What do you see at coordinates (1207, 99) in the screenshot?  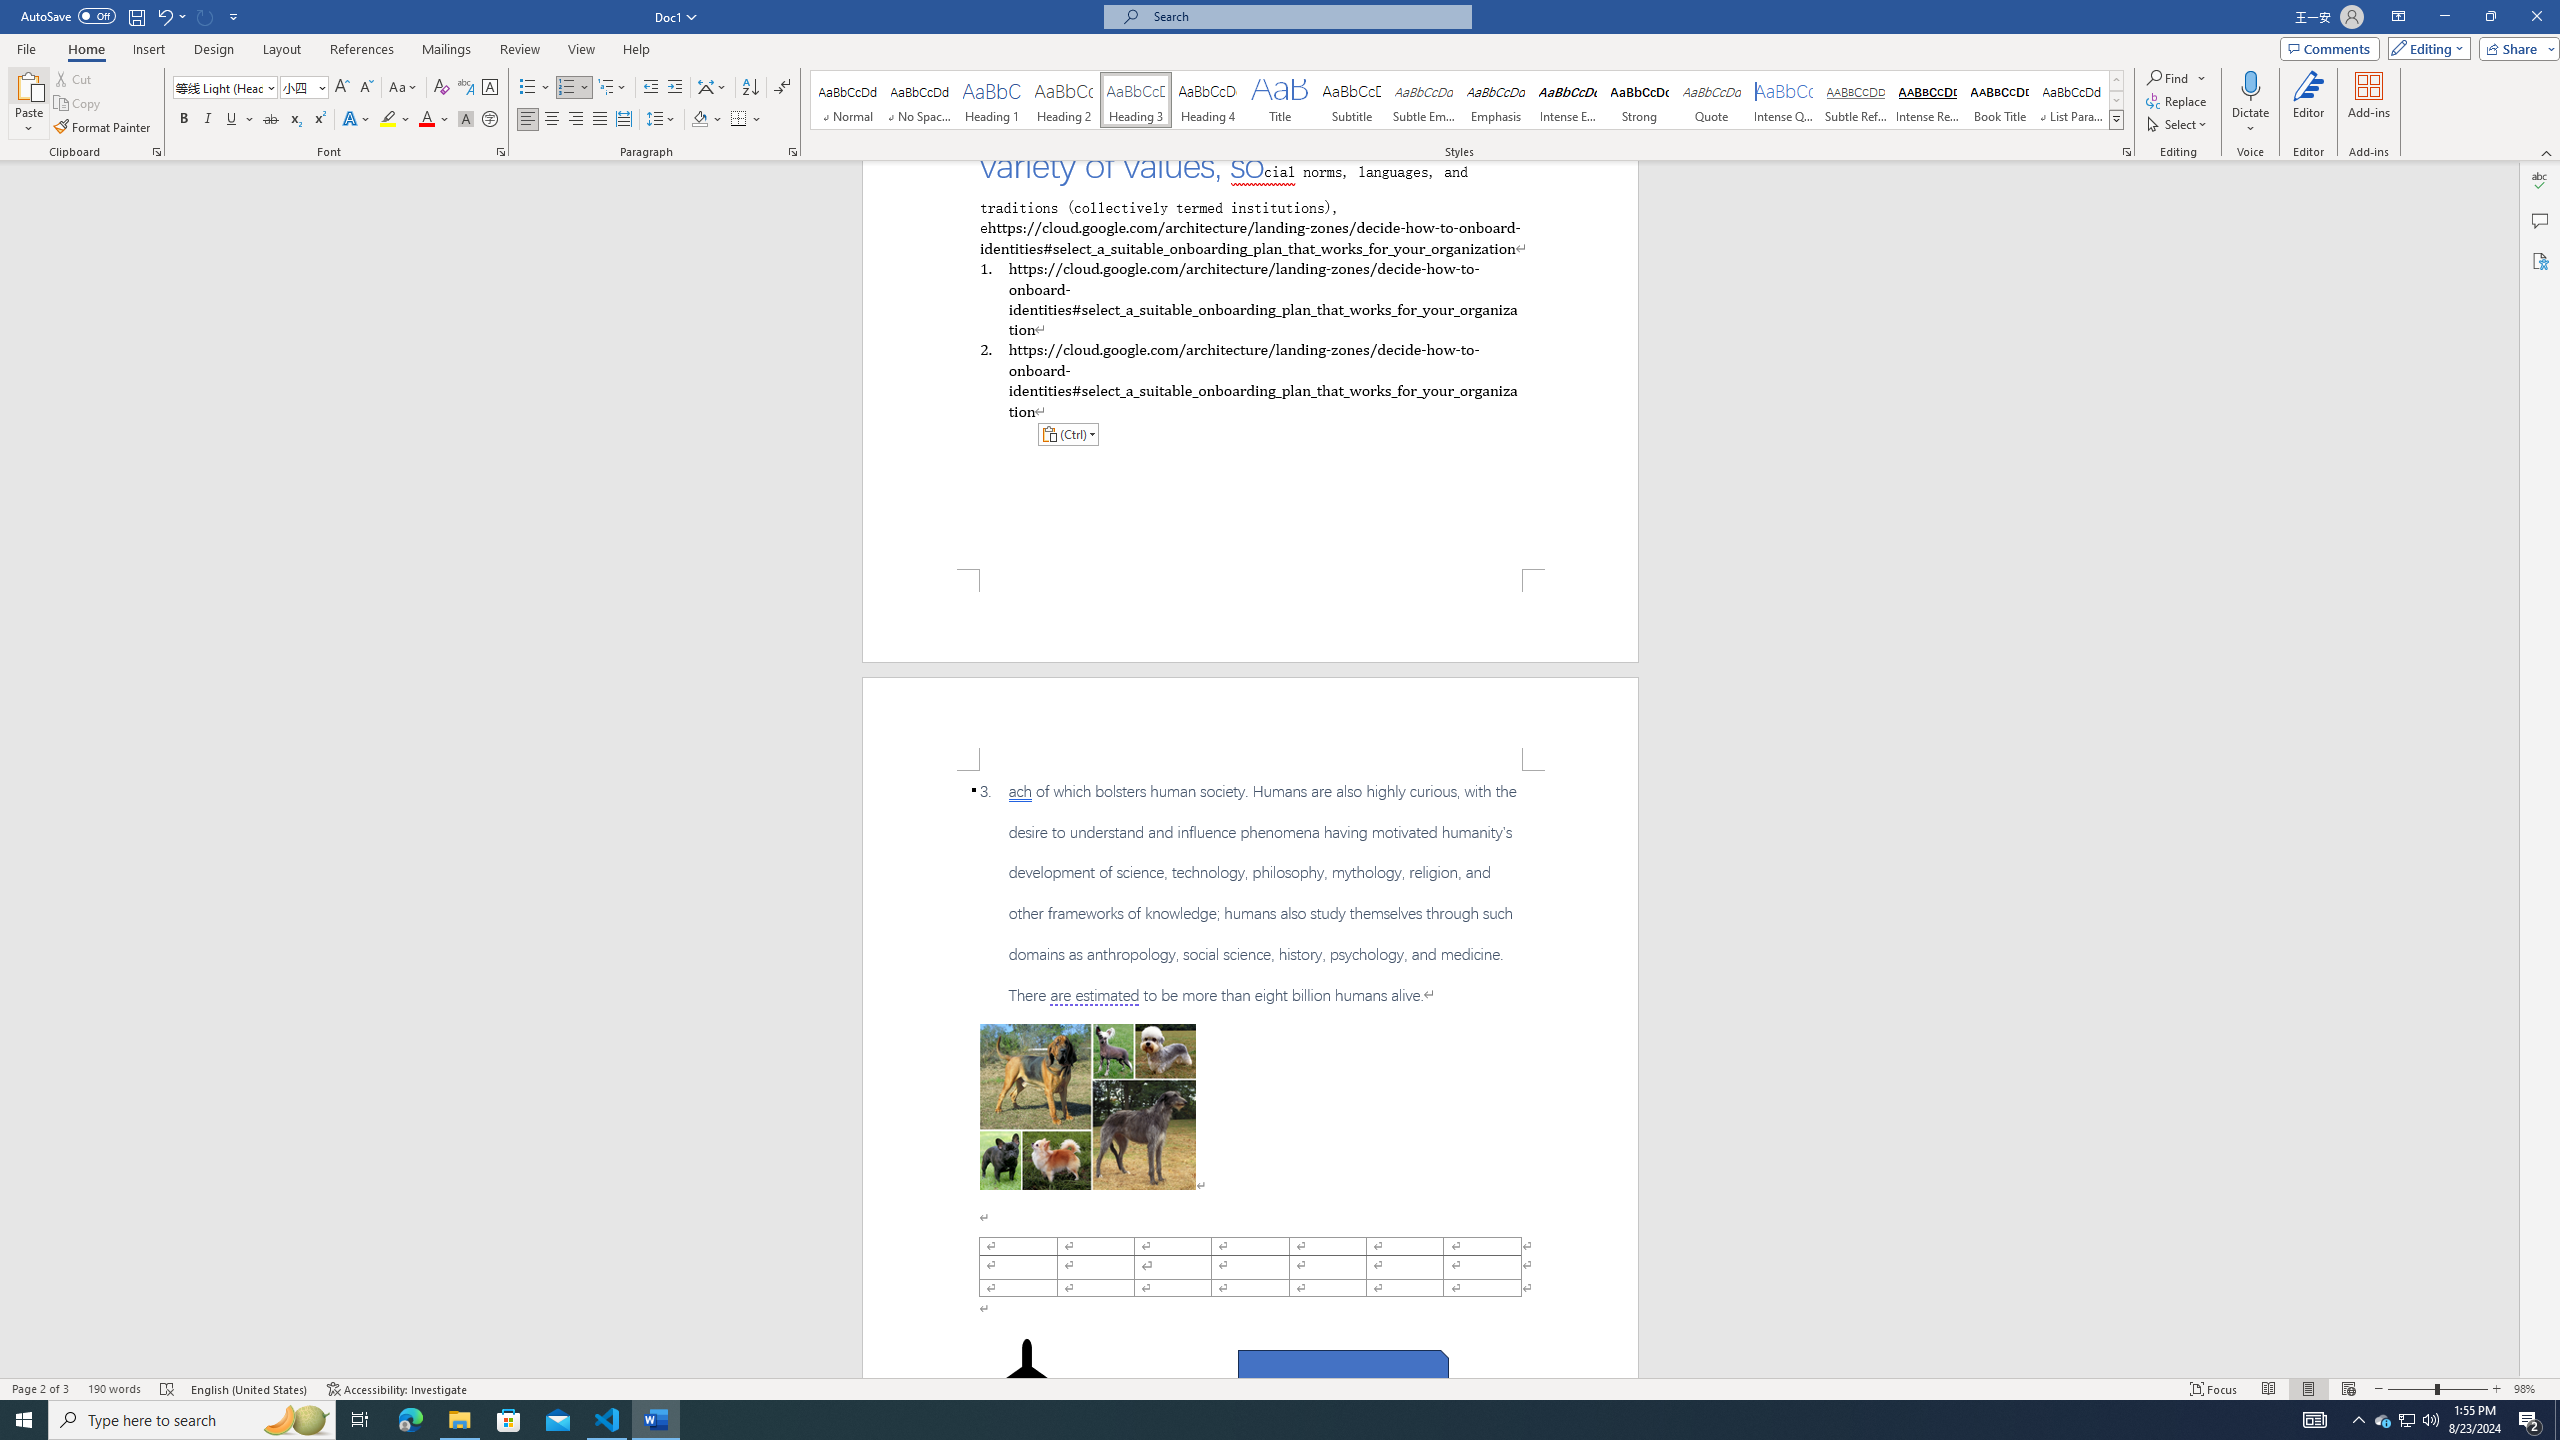 I see `'Heading 4'` at bounding box center [1207, 99].